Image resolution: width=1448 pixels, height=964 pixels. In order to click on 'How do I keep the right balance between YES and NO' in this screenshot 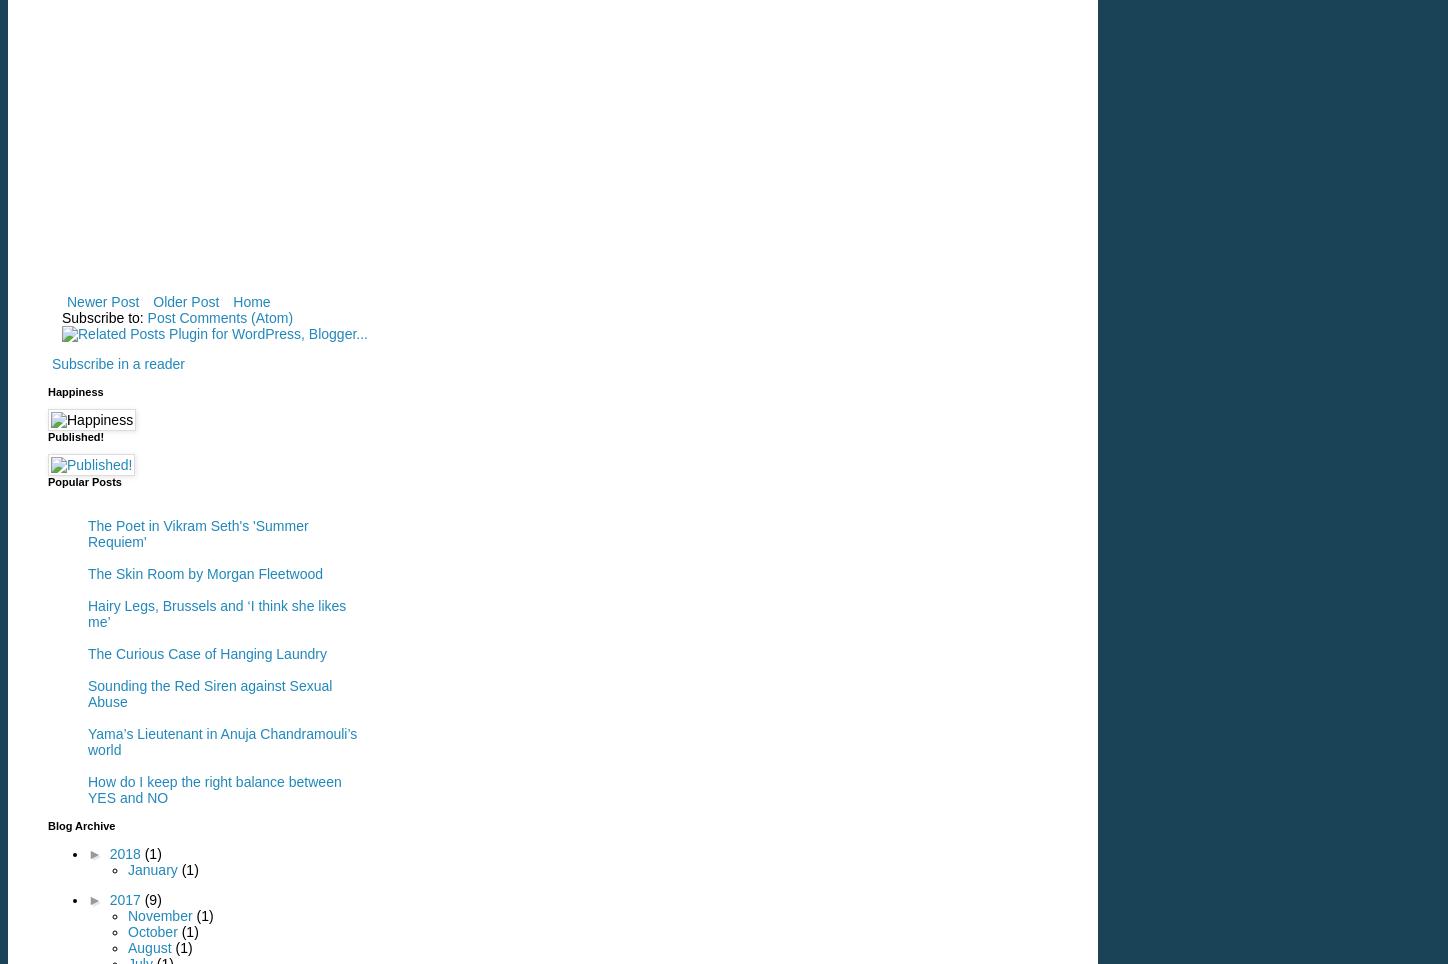, I will do `click(214, 789)`.